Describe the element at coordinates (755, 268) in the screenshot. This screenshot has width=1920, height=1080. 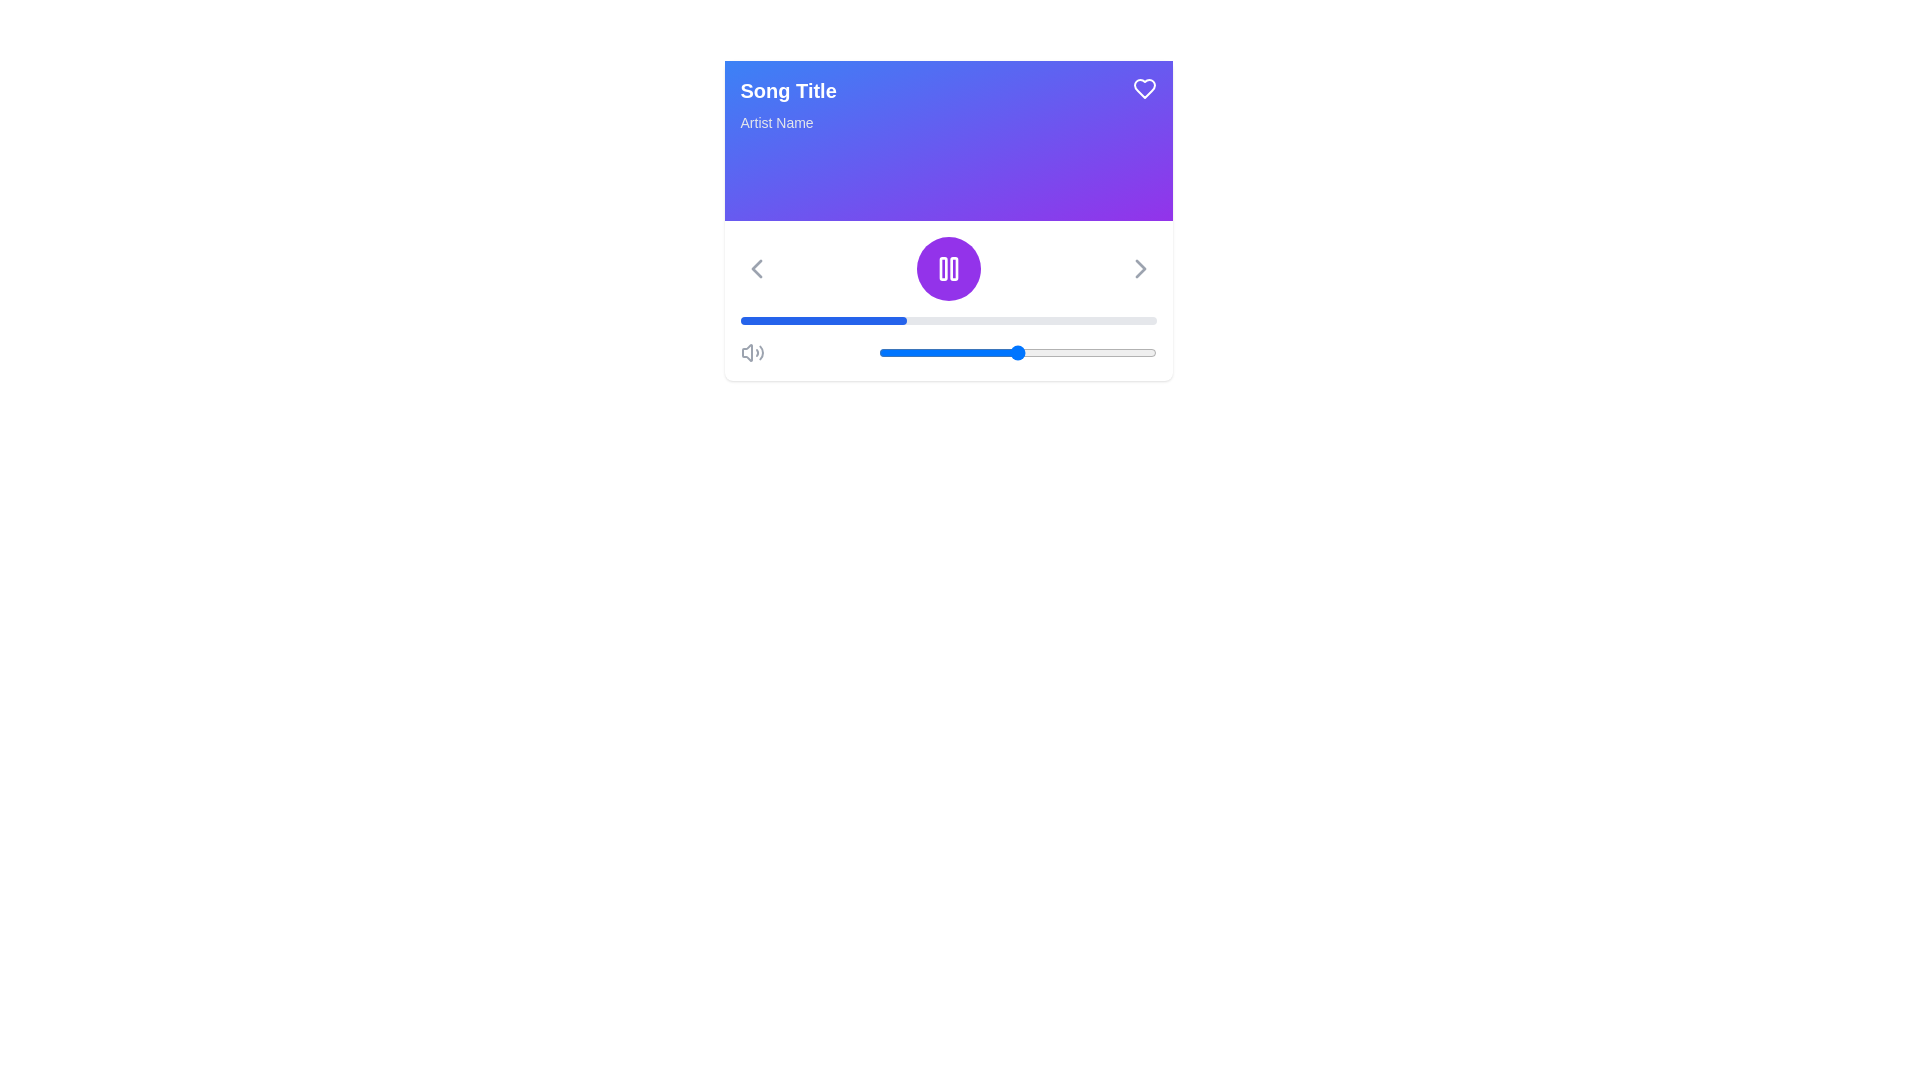
I see `the chevron icon located in the top-left section of the player control bar` at that location.